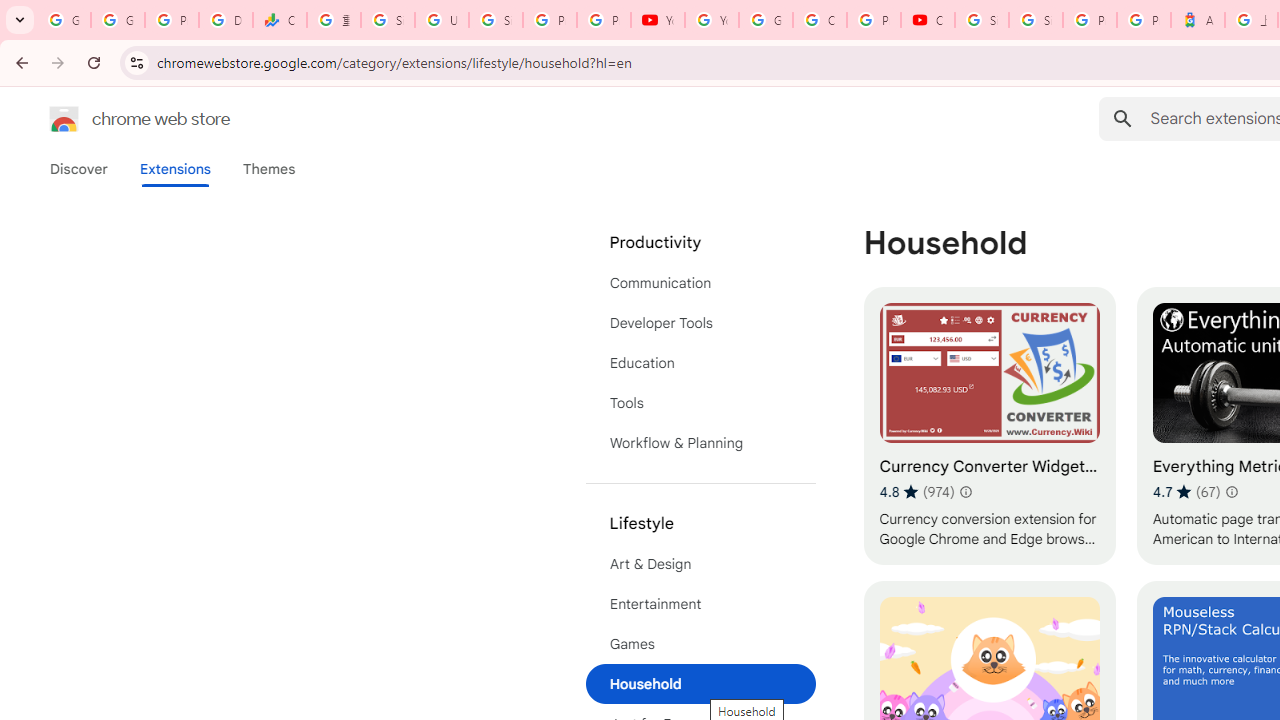 This screenshot has height=720, width=1280. Describe the element at coordinates (700, 644) in the screenshot. I see `'Games'` at that location.